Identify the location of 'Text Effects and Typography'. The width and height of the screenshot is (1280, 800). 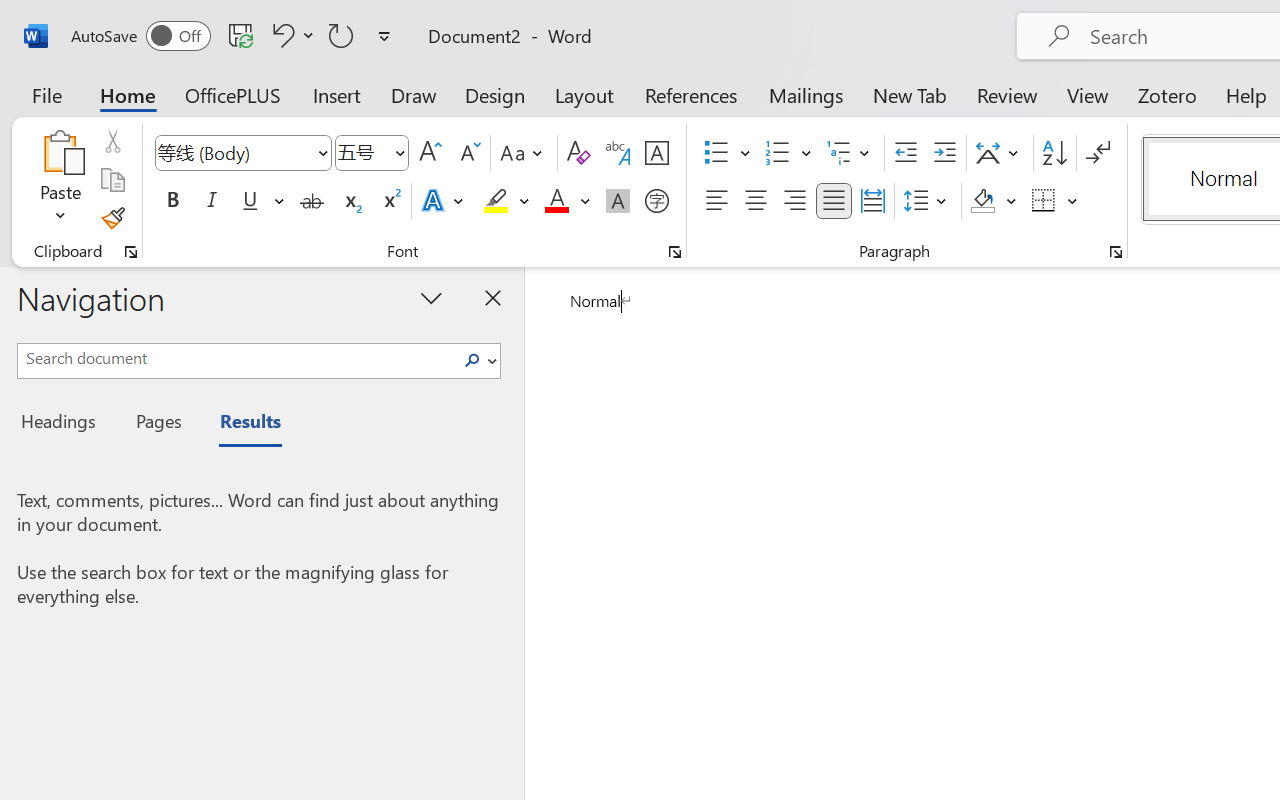
(443, 201).